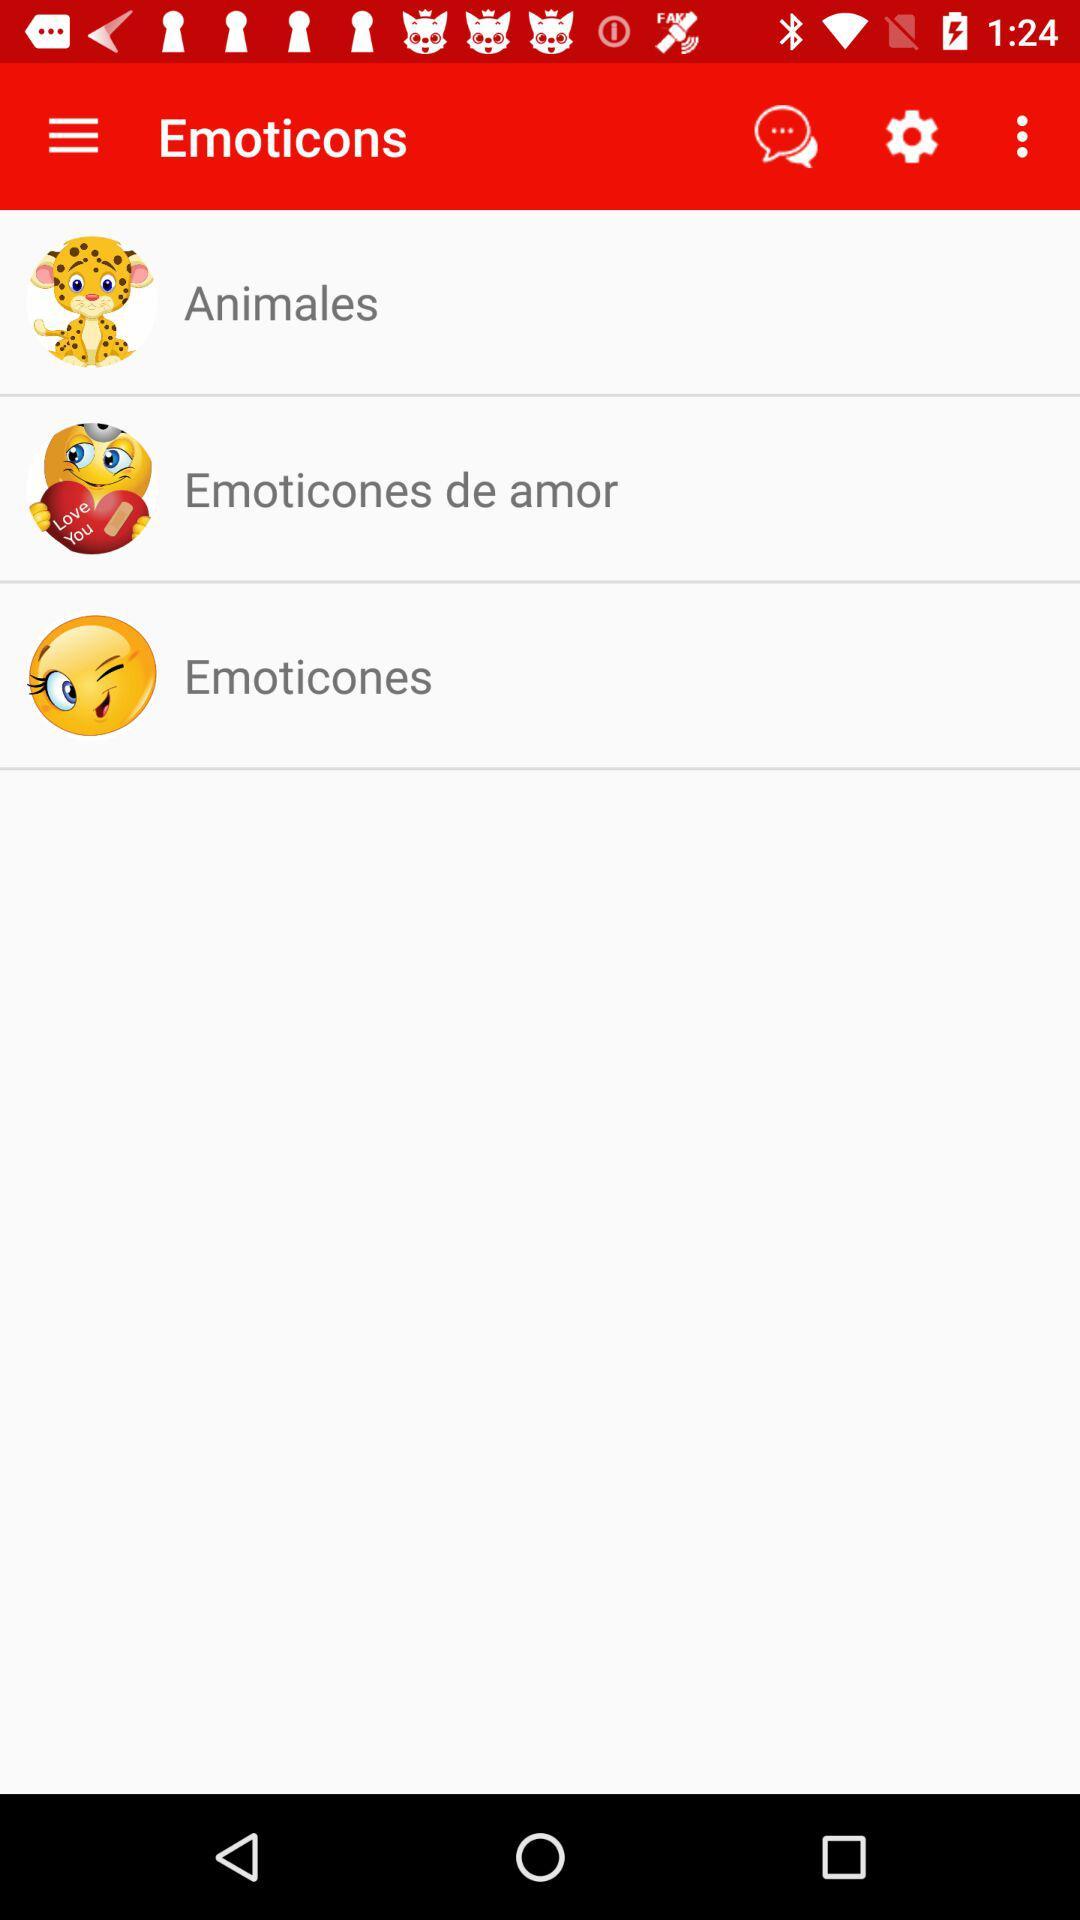 Image resolution: width=1080 pixels, height=1920 pixels. What do you see at coordinates (911, 136) in the screenshot?
I see `the setting icon bar` at bounding box center [911, 136].